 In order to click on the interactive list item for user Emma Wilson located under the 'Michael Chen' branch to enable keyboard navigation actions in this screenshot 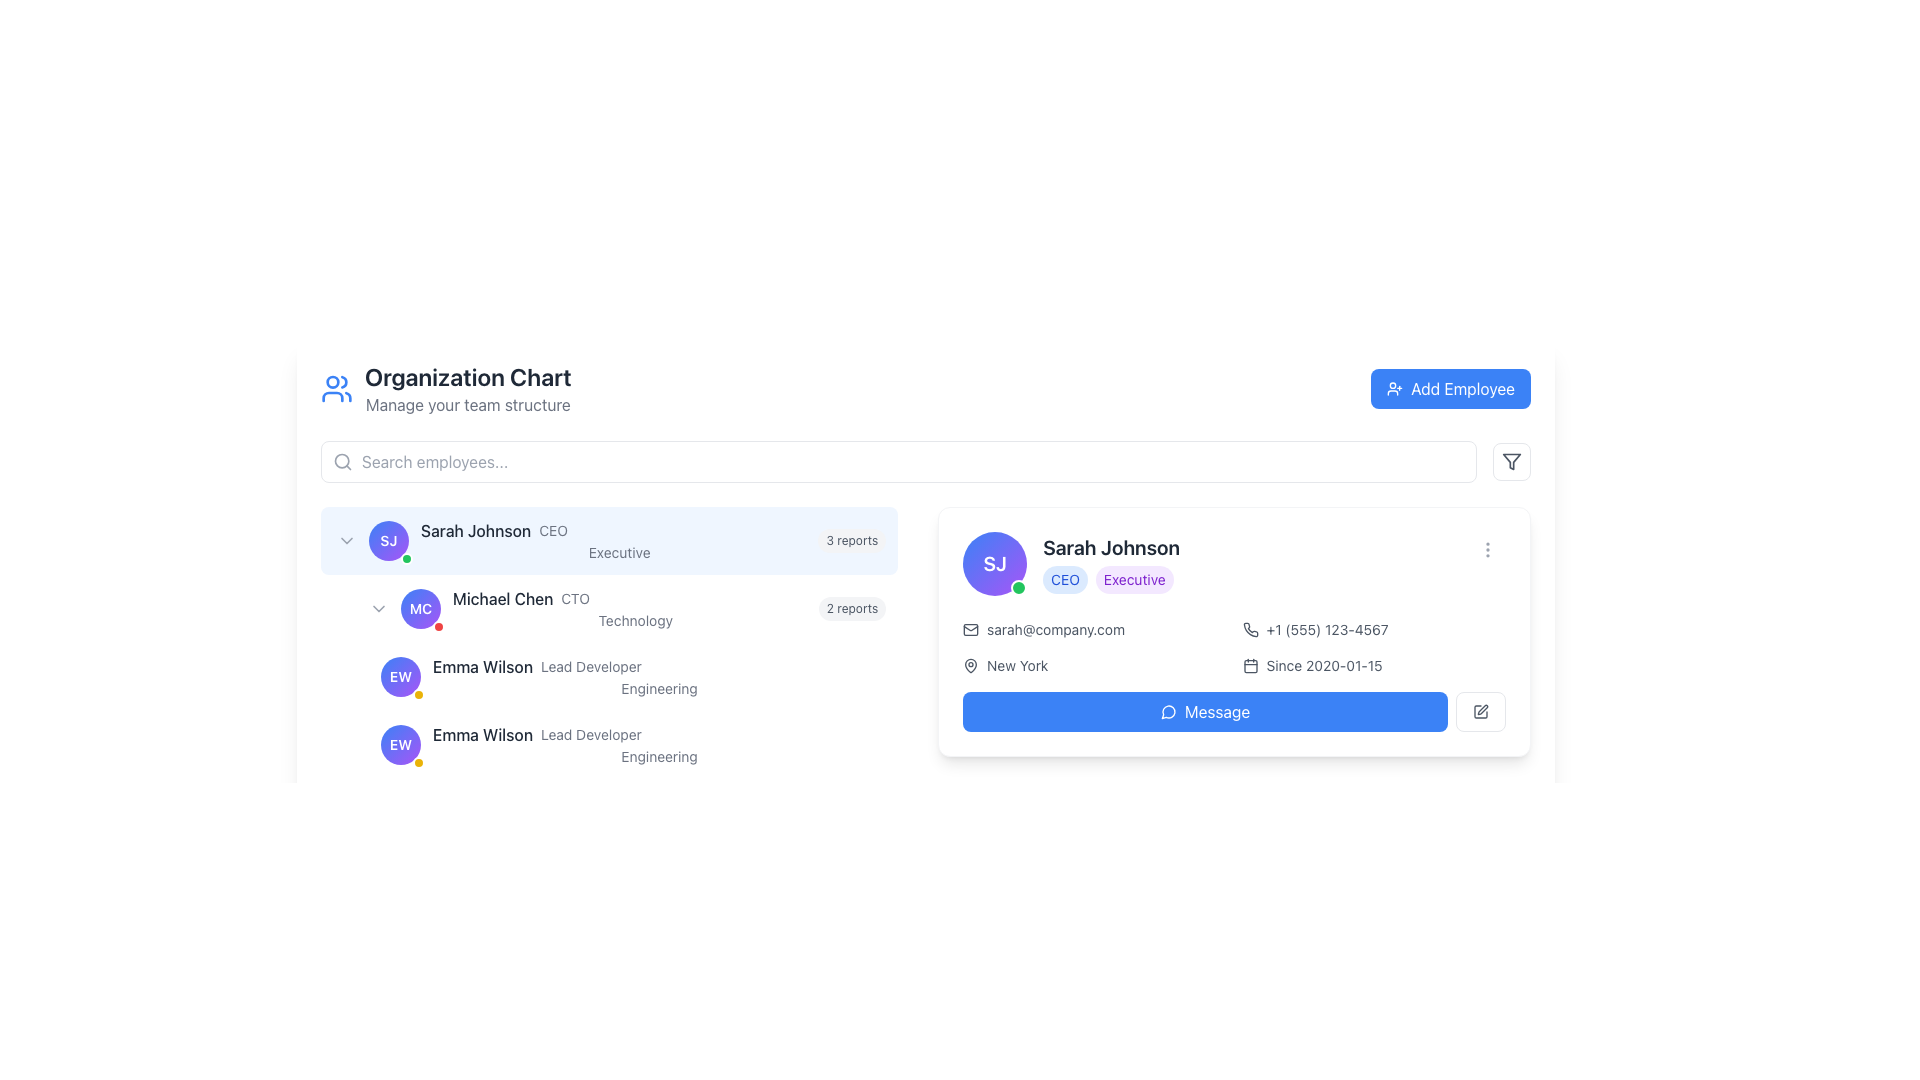, I will do `click(624, 744)`.